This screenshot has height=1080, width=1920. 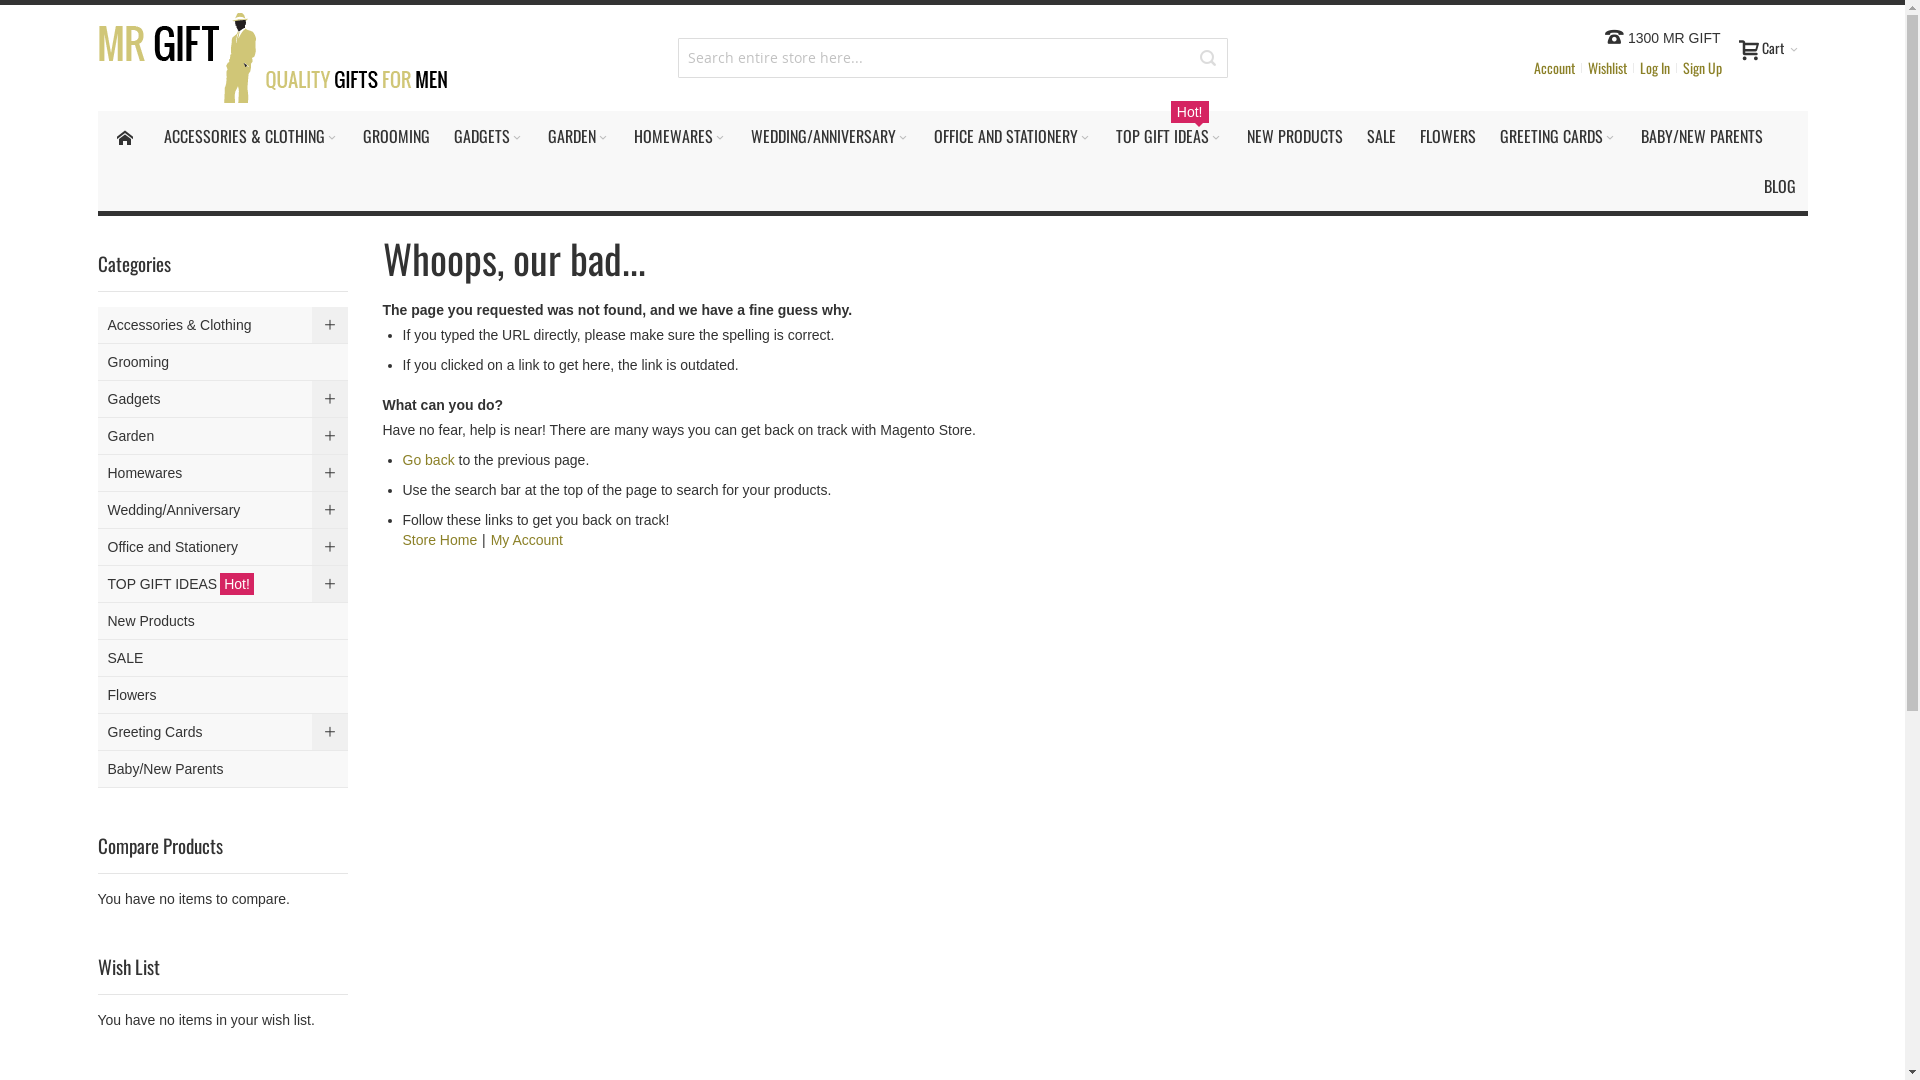 What do you see at coordinates (223, 768) in the screenshot?
I see `'Baby/New Parents'` at bounding box center [223, 768].